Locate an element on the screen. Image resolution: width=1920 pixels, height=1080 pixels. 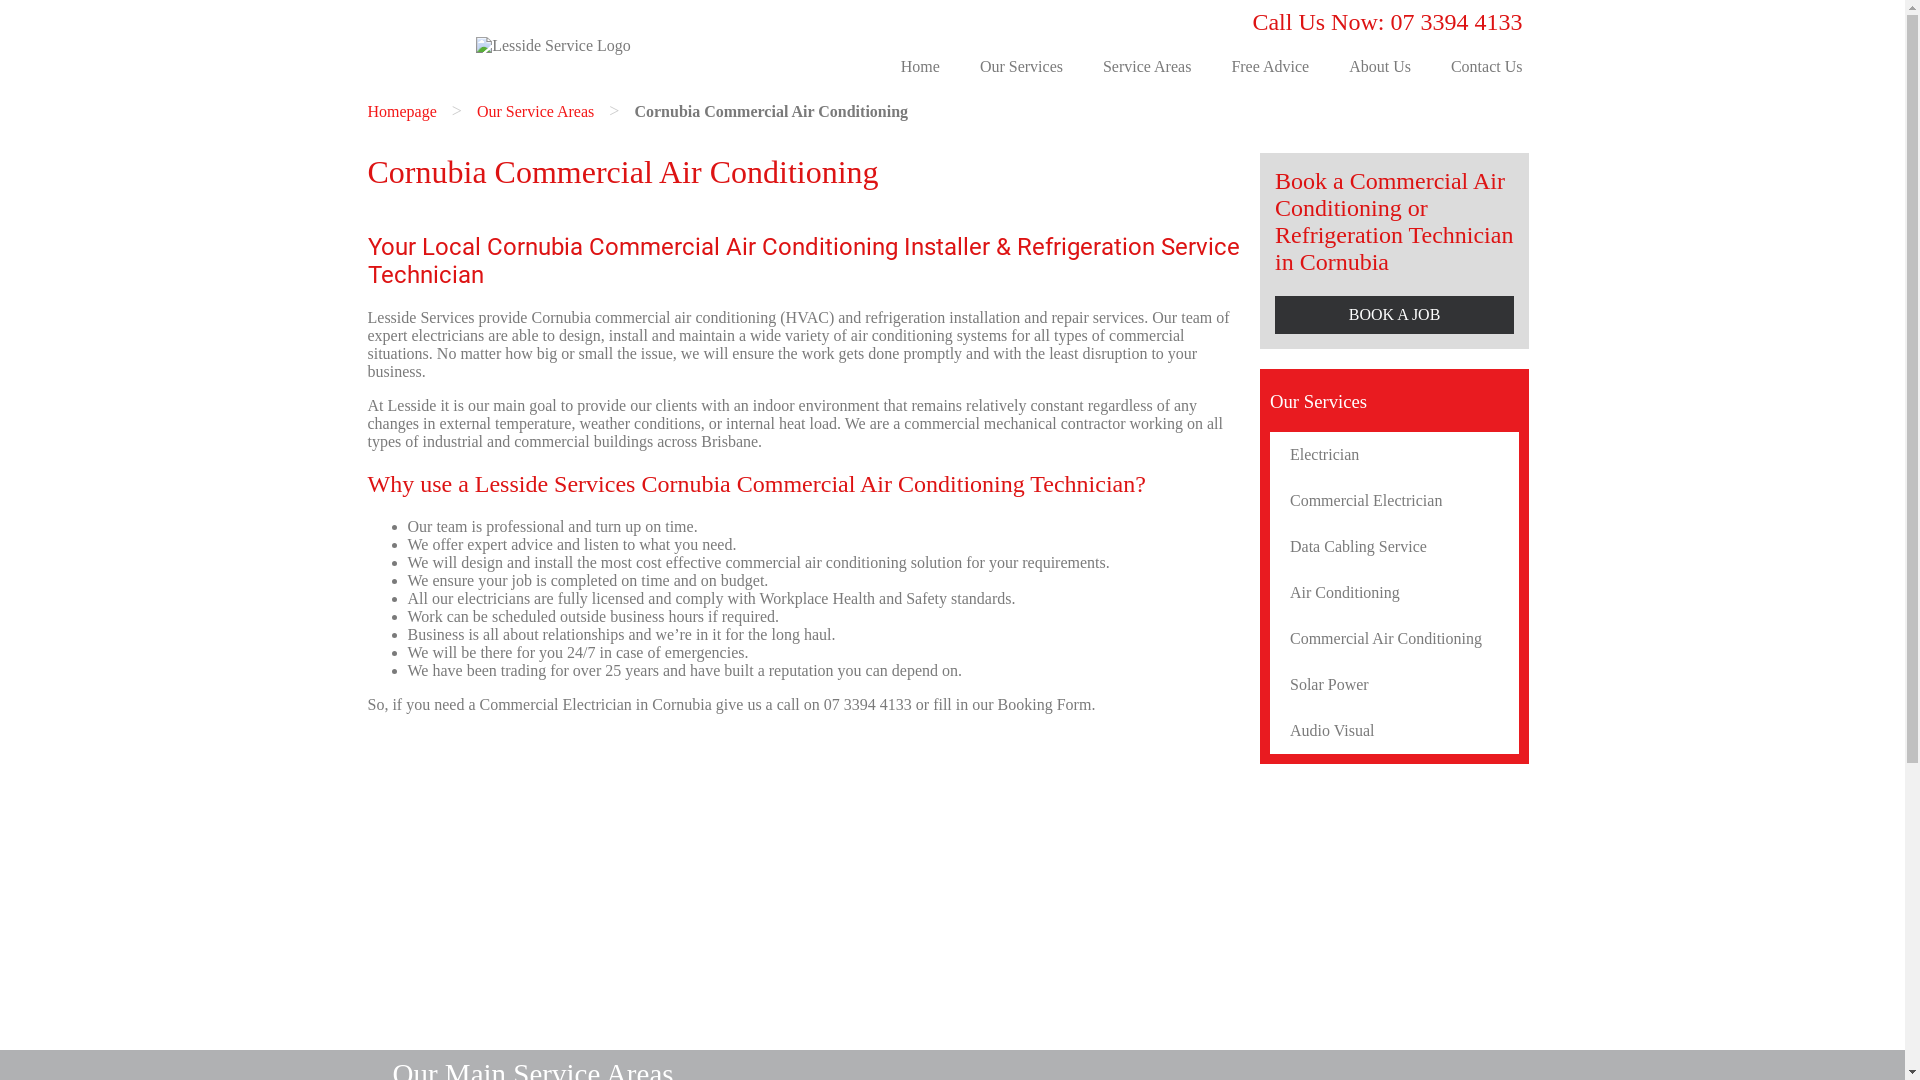
'Free Advice' is located at coordinates (1209, 65).